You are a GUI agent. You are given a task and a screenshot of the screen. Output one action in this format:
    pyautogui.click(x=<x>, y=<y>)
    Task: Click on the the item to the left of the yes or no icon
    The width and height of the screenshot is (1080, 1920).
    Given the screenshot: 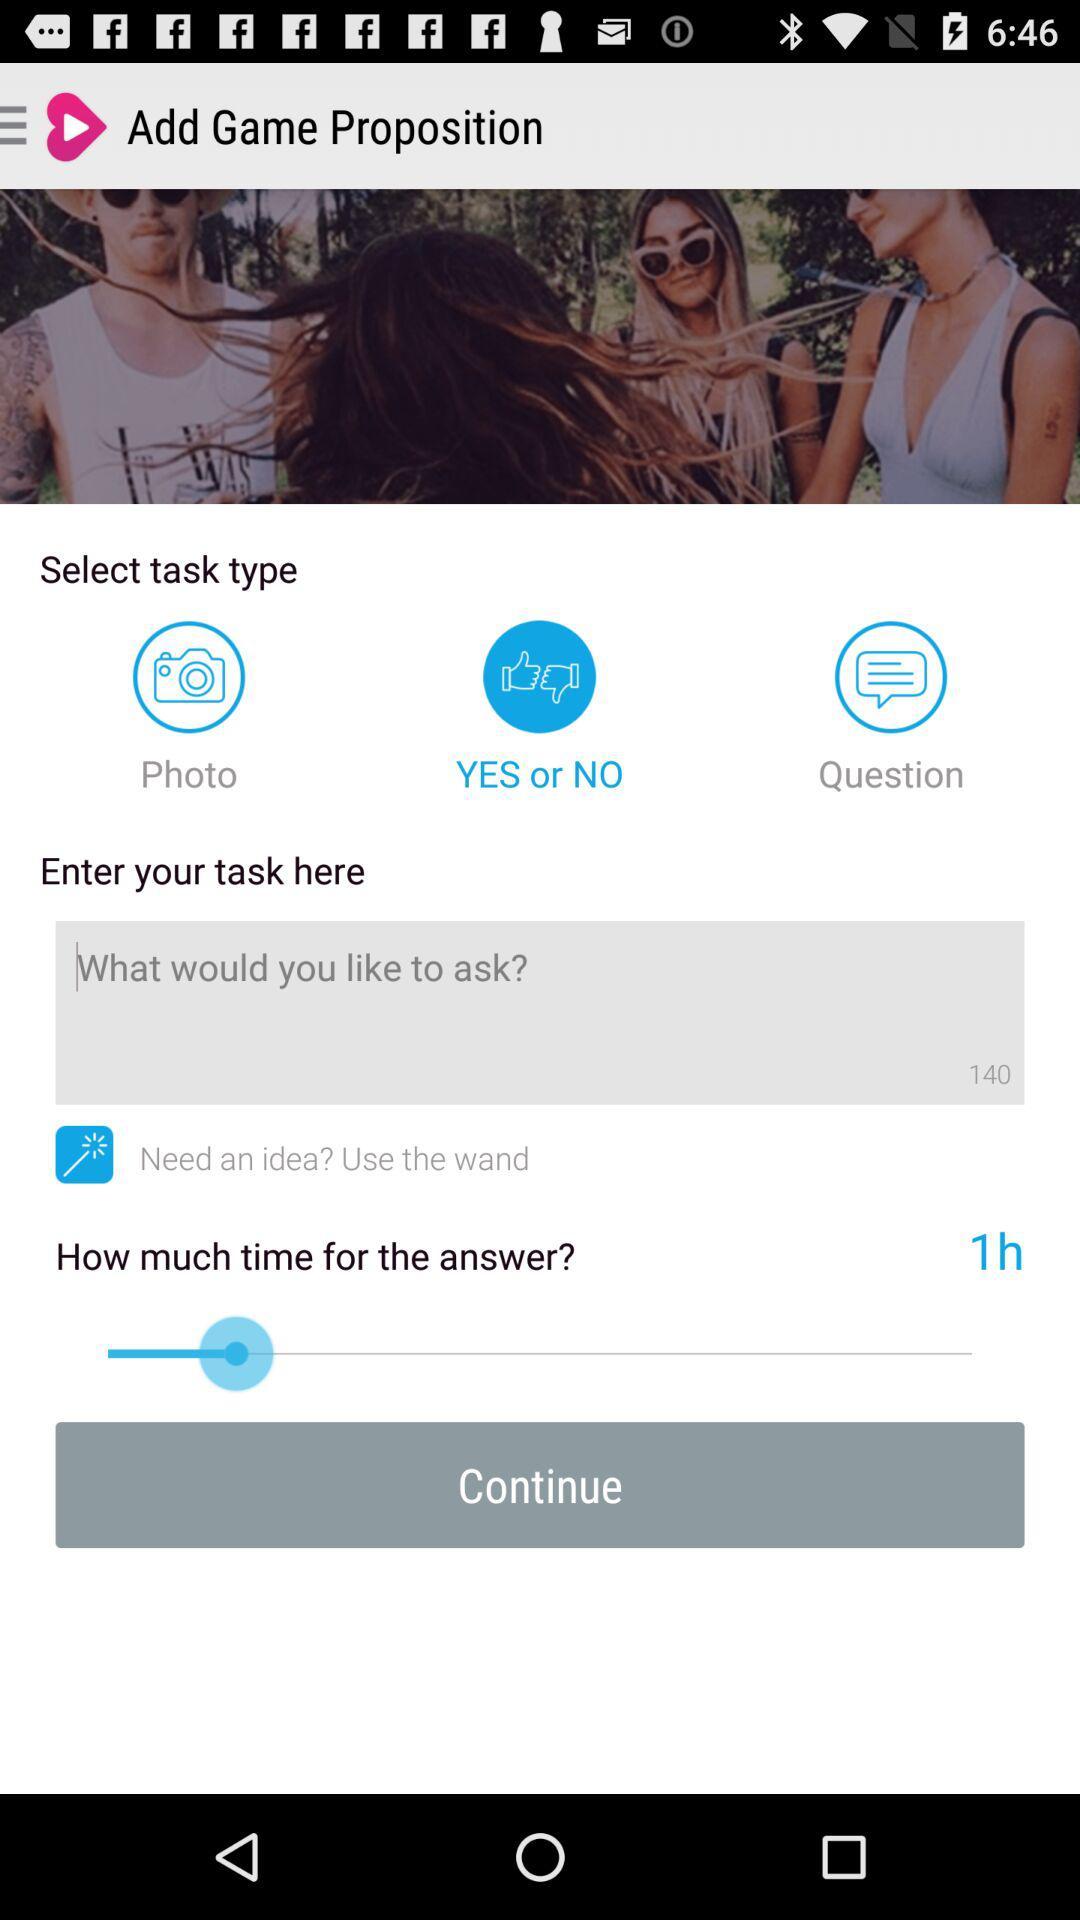 What is the action you would take?
    pyautogui.click(x=189, y=708)
    